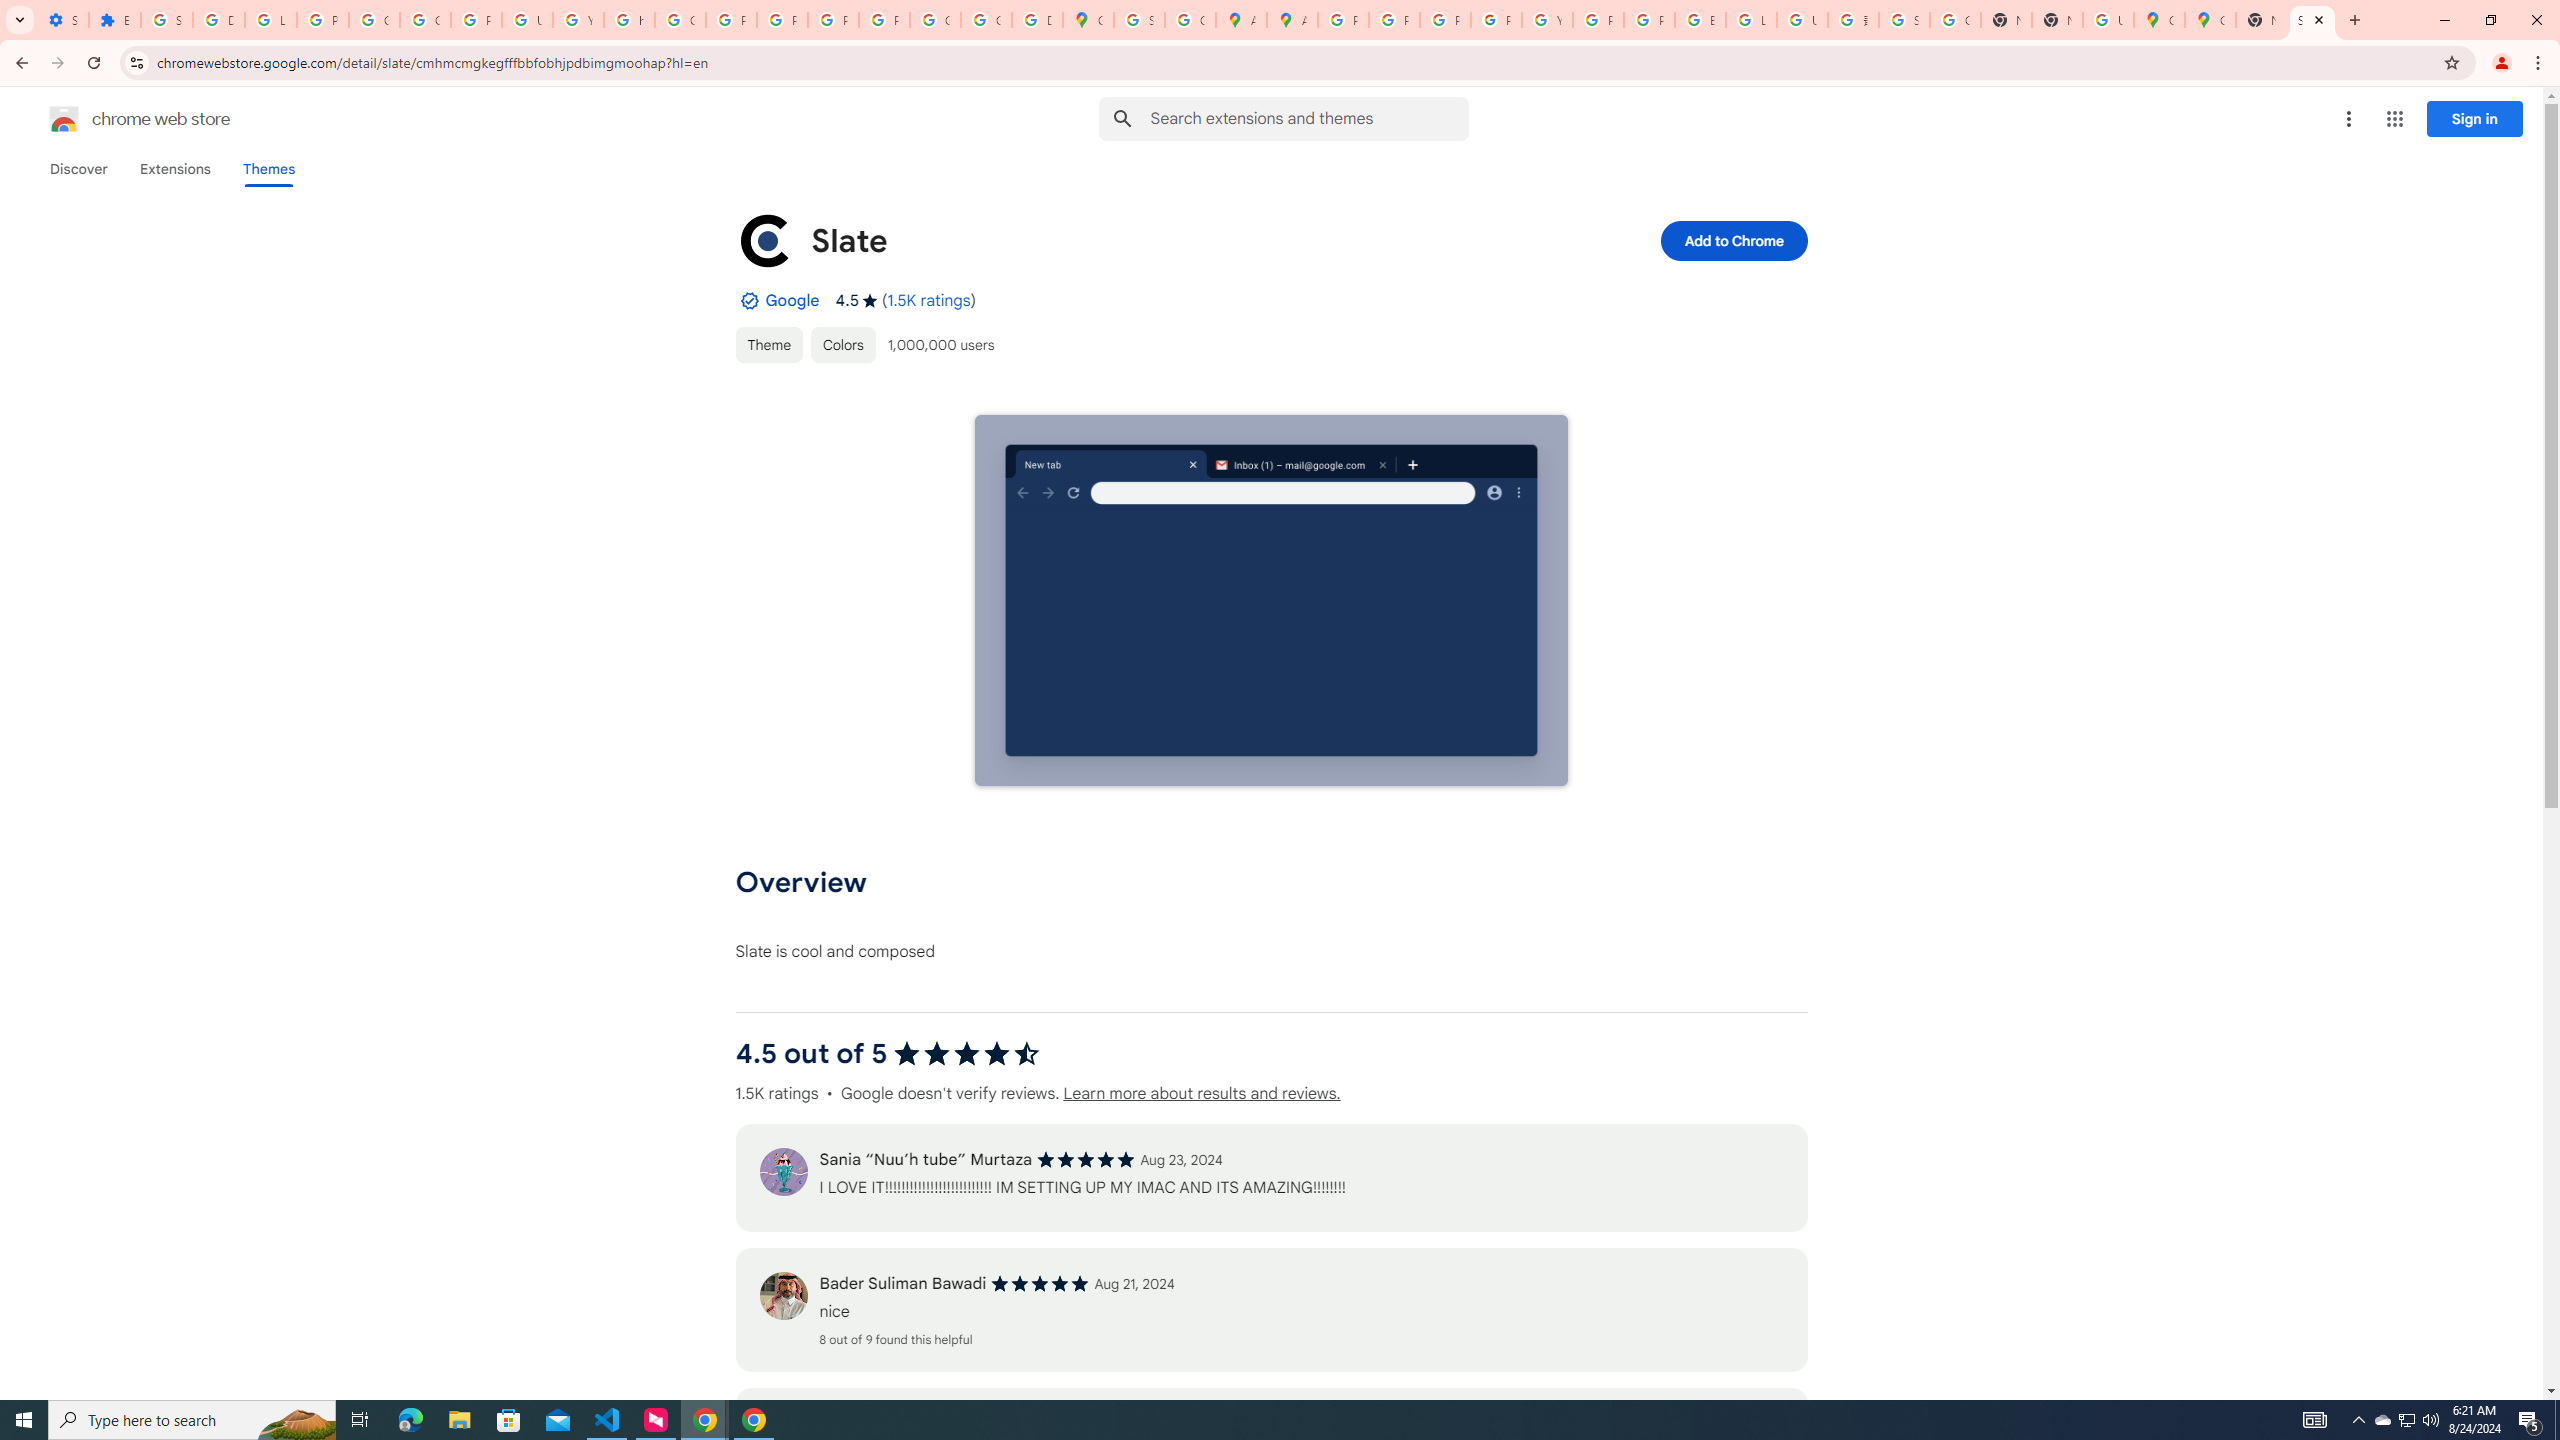 The image size is (2560, 1440). I want to click on 'Themes', so click(268, 168).